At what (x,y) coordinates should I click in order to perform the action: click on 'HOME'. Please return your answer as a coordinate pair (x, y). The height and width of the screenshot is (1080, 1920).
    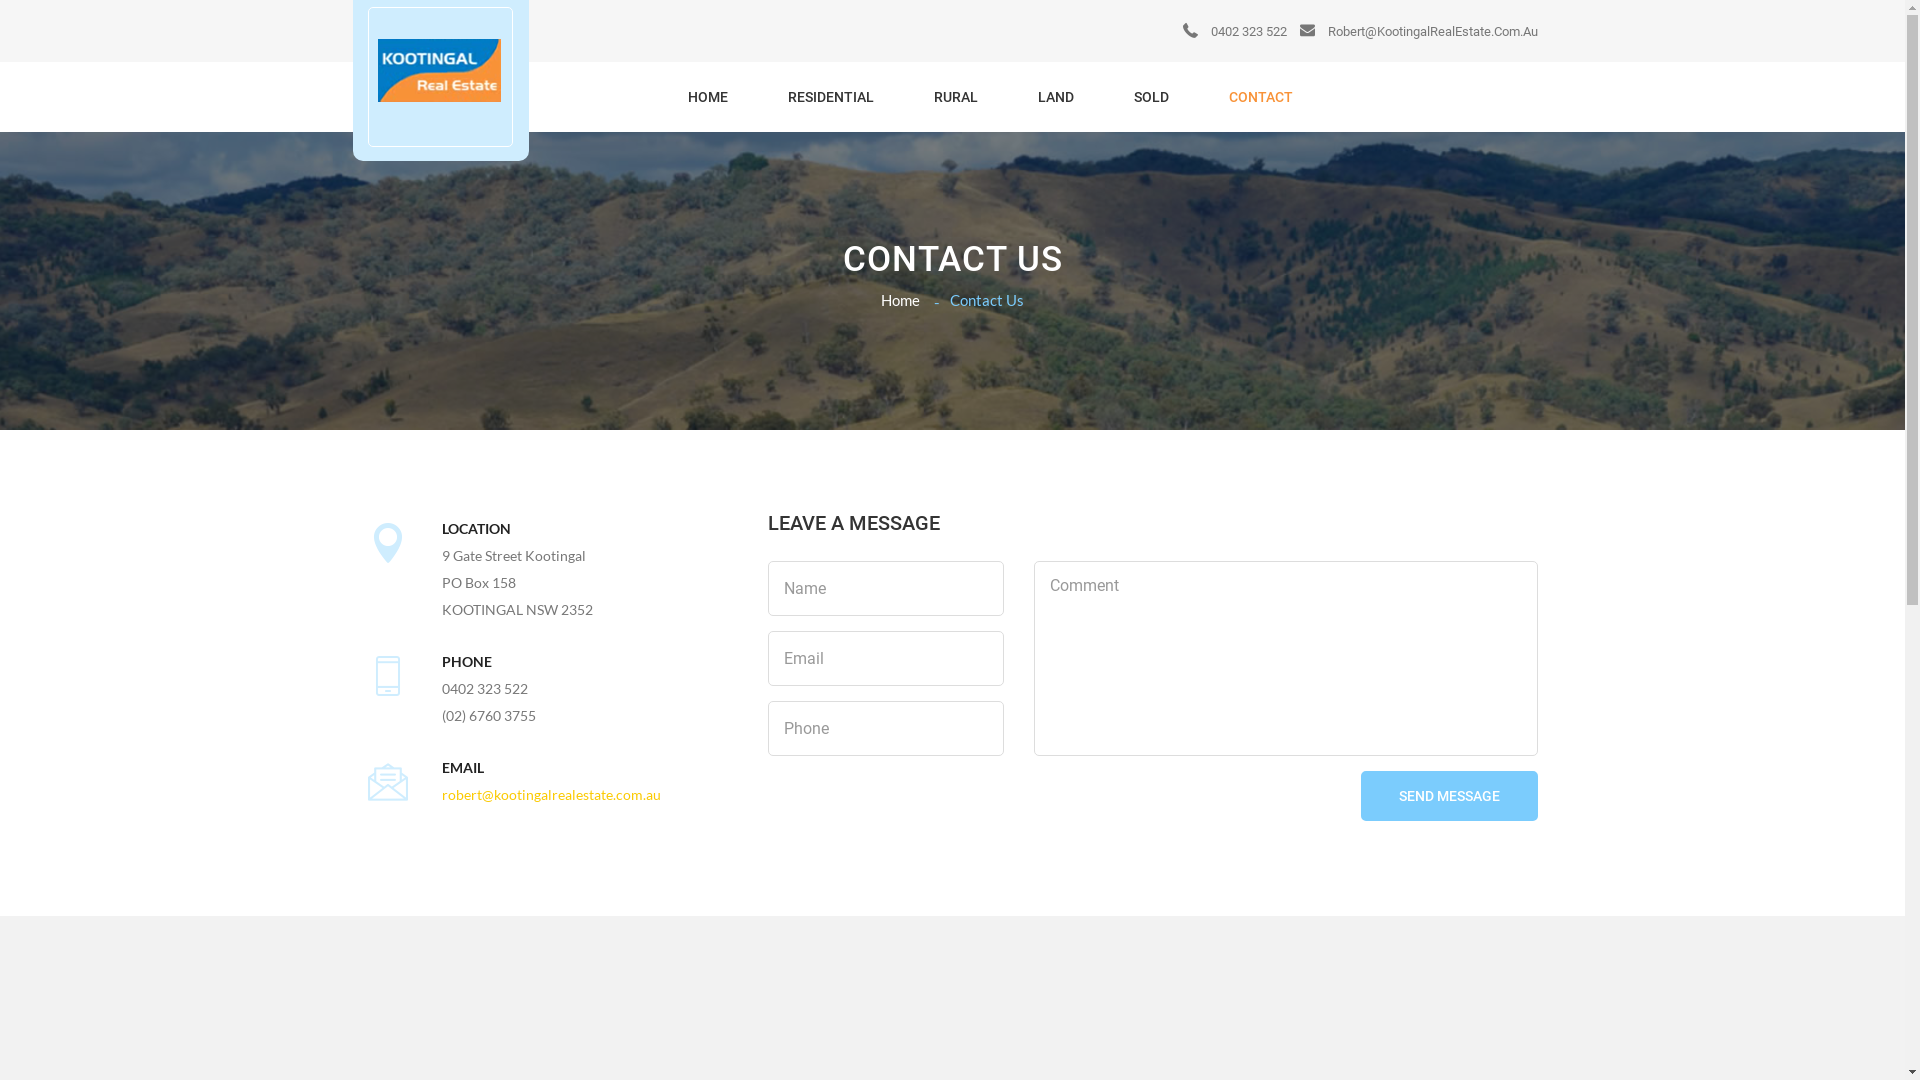
    Looking at the image, I should click on (667, 96).